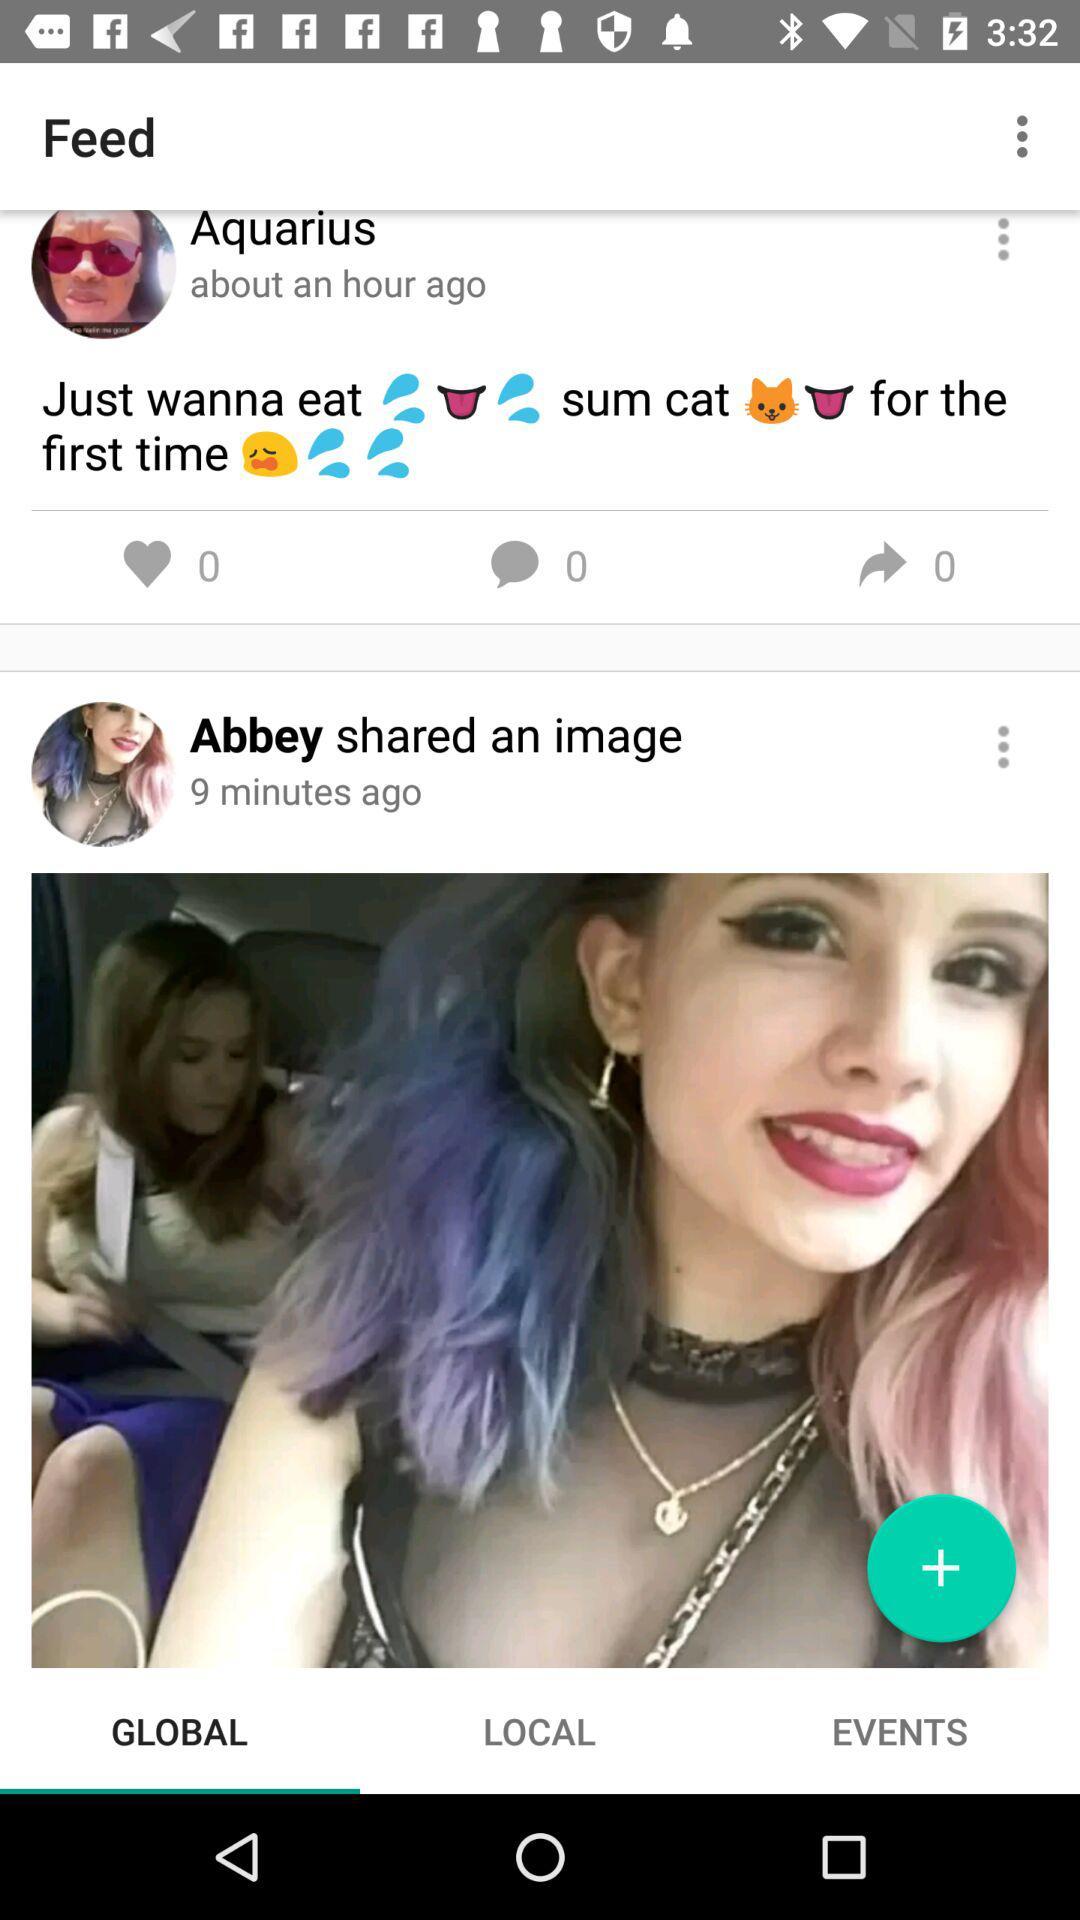 The width and height of the screenshot is (1080, 1920). Describe the element at coordinates (1003, 746) in the screenshot. I see `post options` at that location.